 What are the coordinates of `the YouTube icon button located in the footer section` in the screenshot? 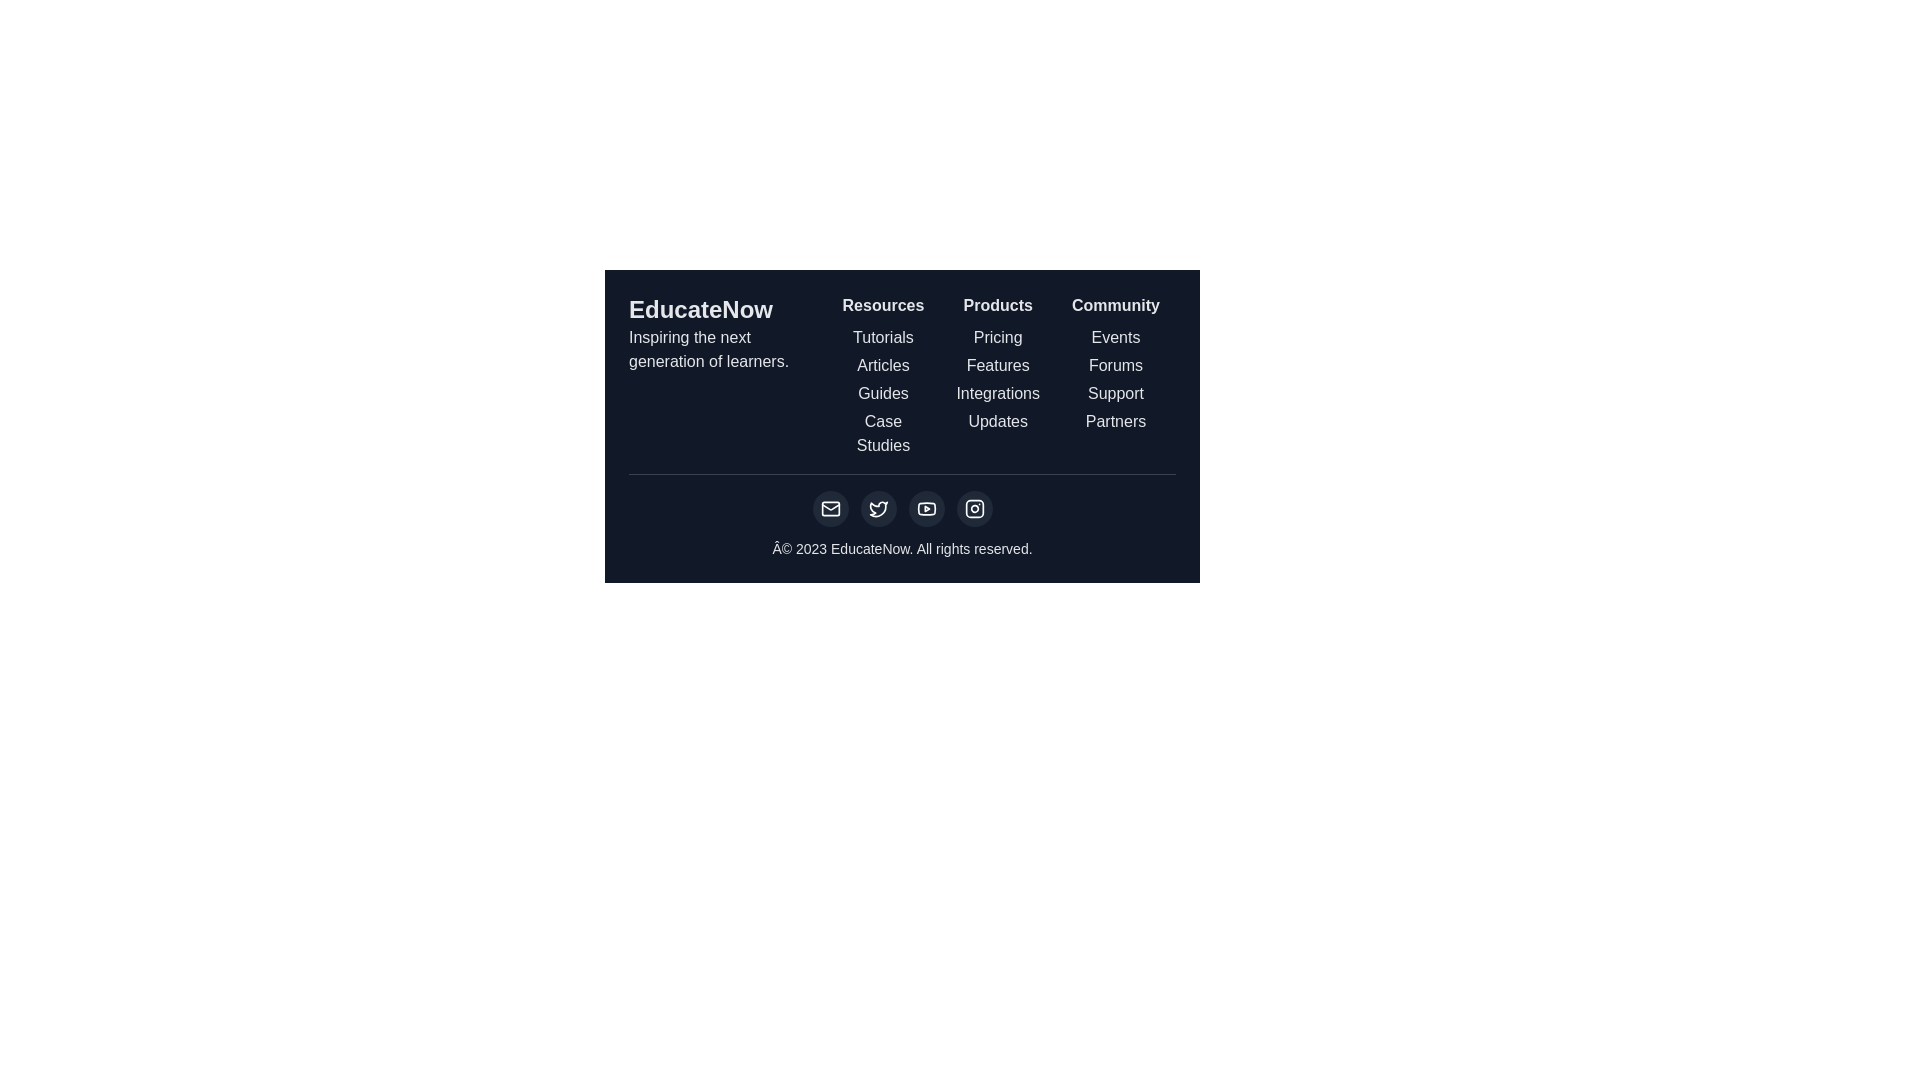 It's located at (925, 508).